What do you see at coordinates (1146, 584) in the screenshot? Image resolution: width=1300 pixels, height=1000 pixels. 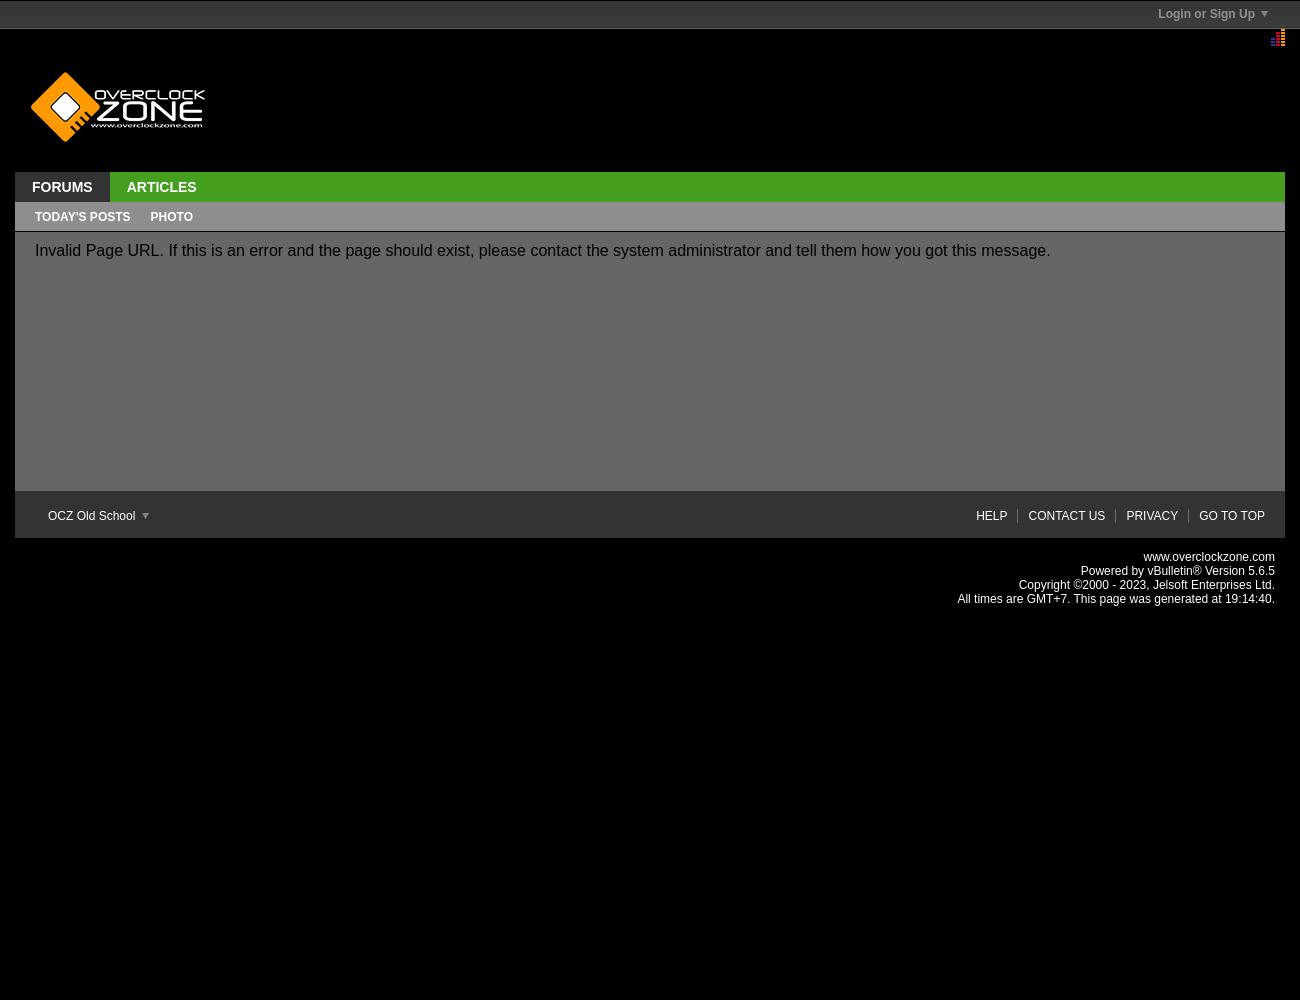 I see `'Copyright ©2000 - 2023, Jelsoft Enterprises Ltd.'` at bounding box center [1146, 584].